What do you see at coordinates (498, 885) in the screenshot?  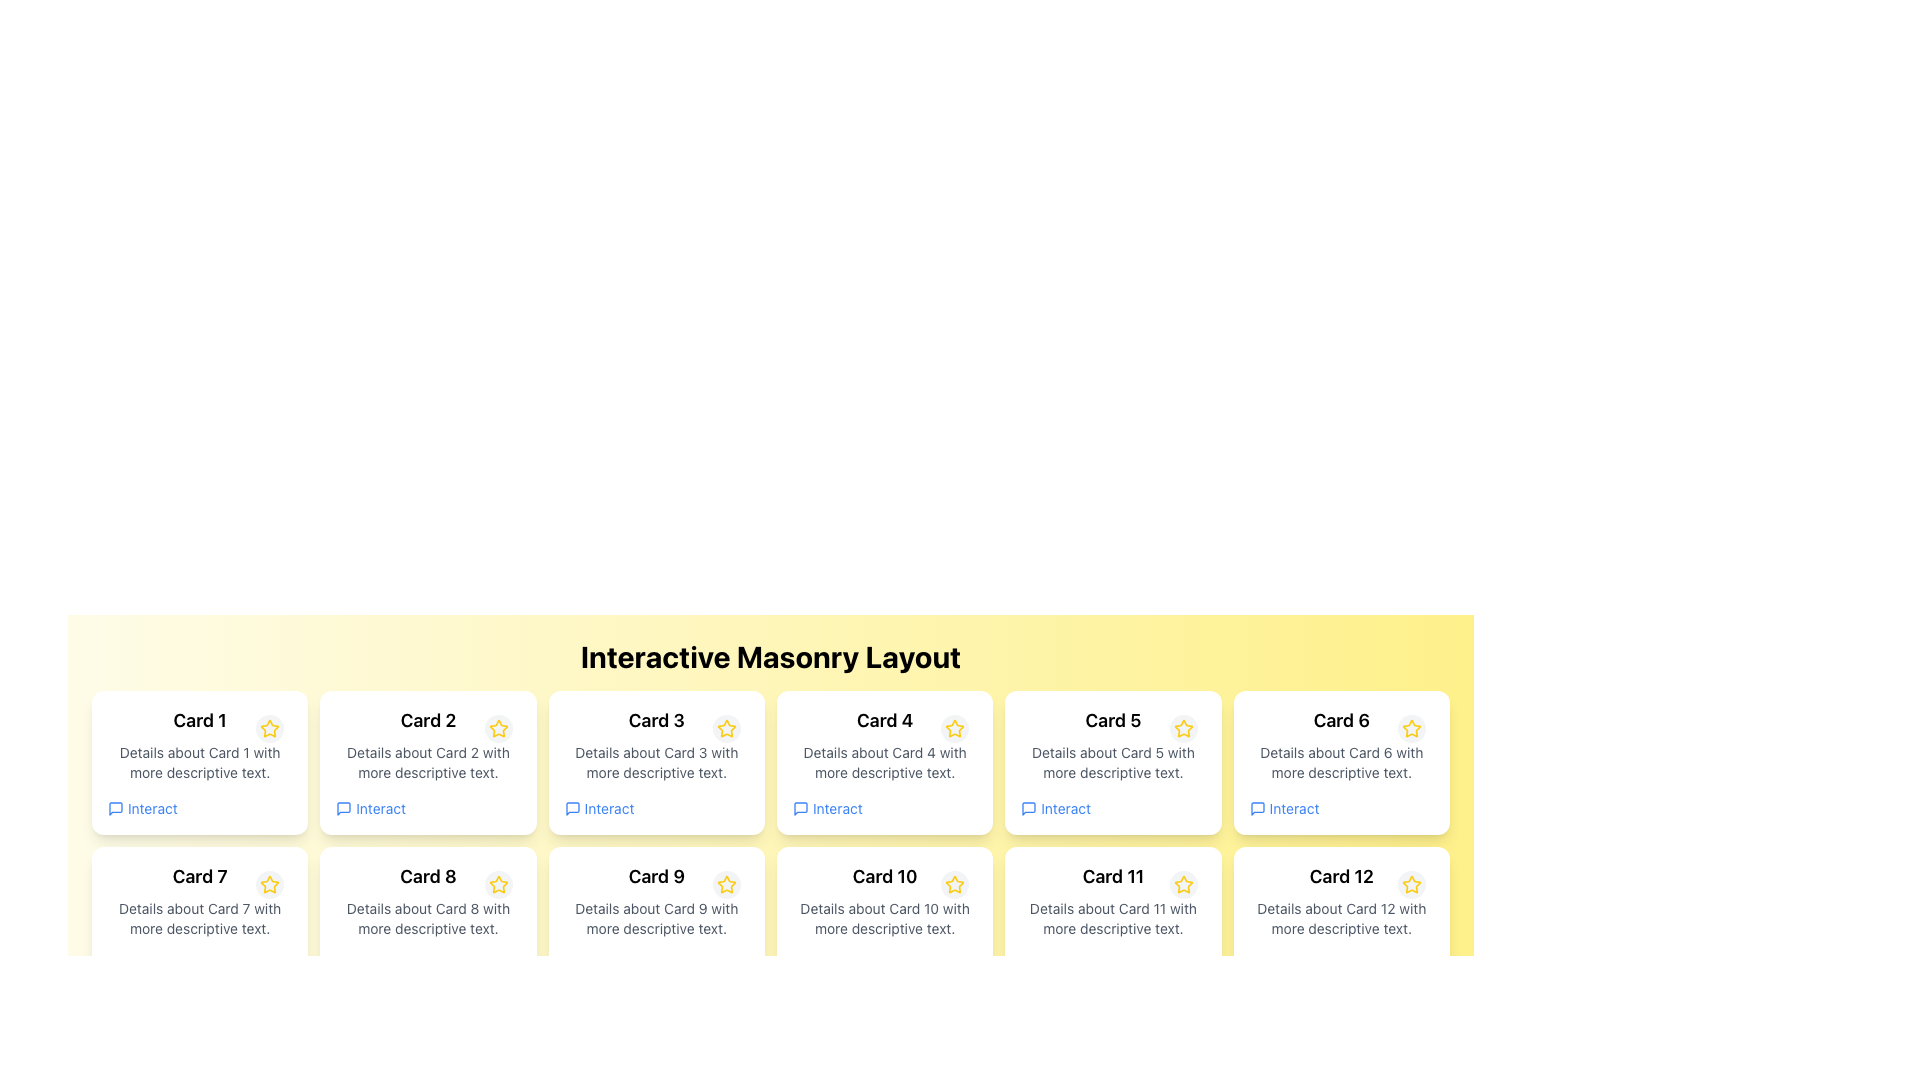 I see `the yellow star icon outlined in yellow strokes and filled with white, located at the top-right corner of 'Card 8'` at bounding box center [498, 885].